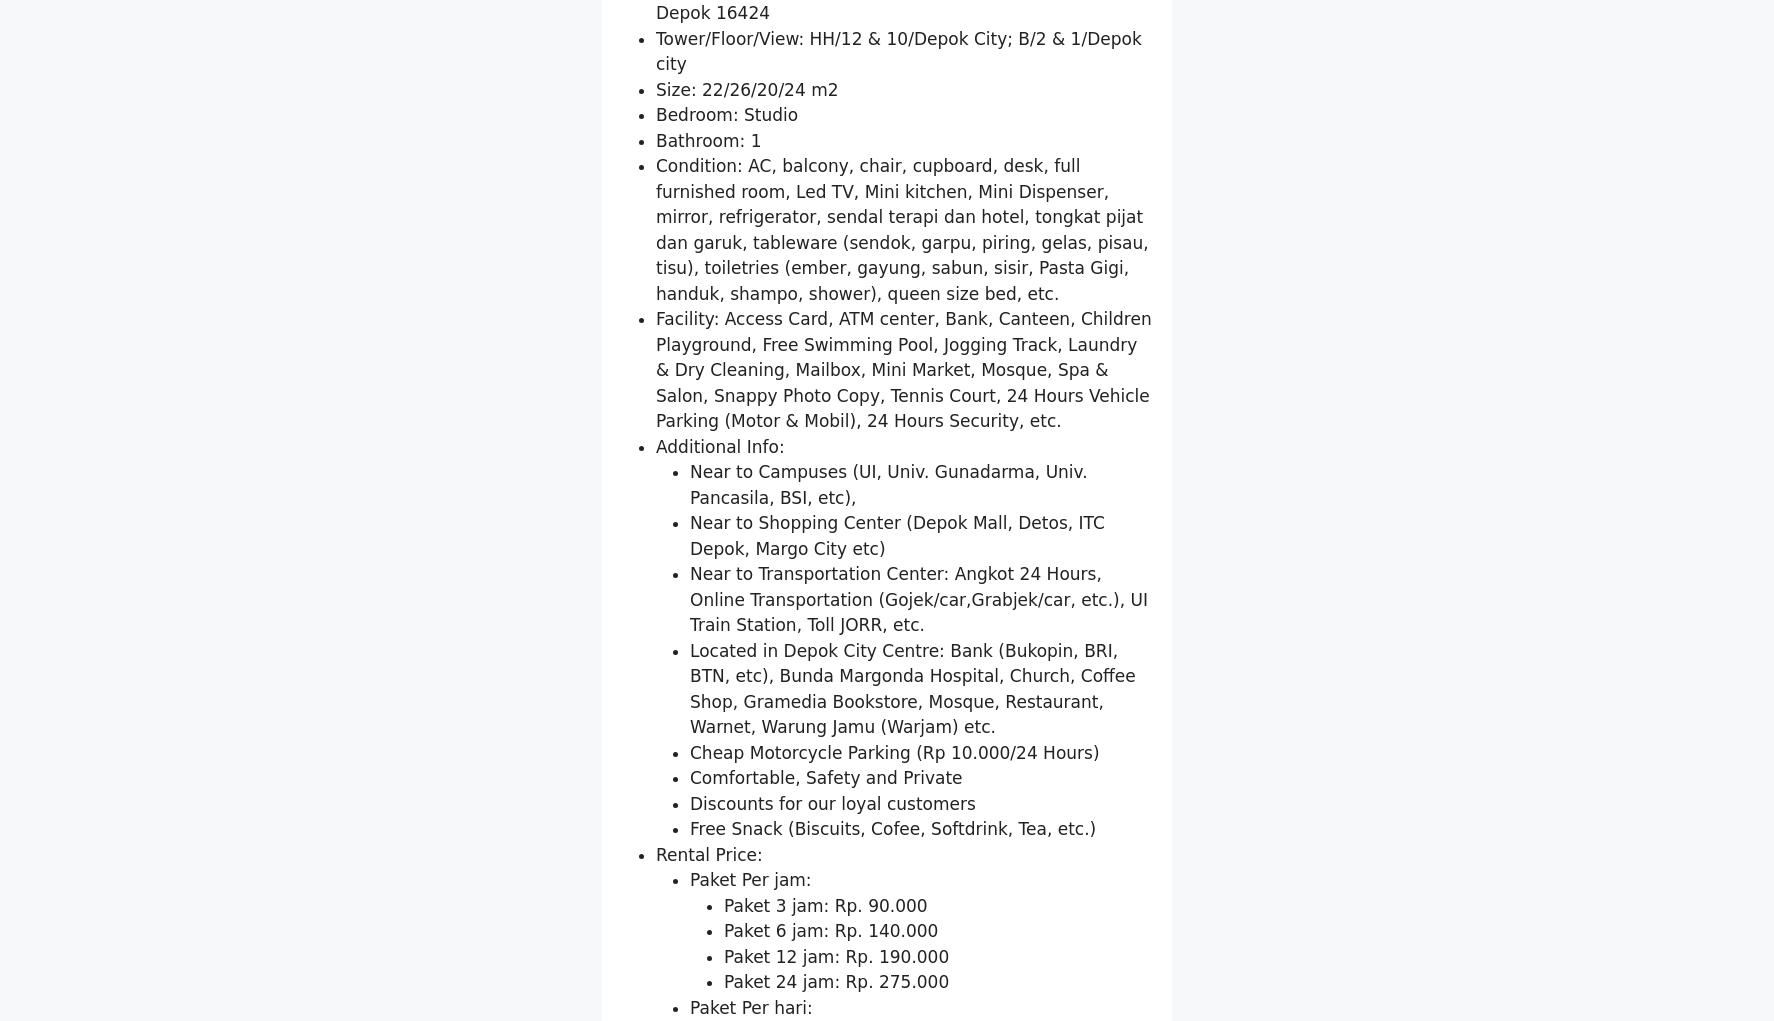 The height and width of the screenshot is (1021, 1774). What do you see at coordinates (917, 832) in the screenshot?
I see `'Near to Transportation Center: Angkot 24 Hours, Online Transportation (Gojek/car,Grabjek/car, etc.), UI Train Station, Toll JORR, etc.'` at bounding box center [917, 832].